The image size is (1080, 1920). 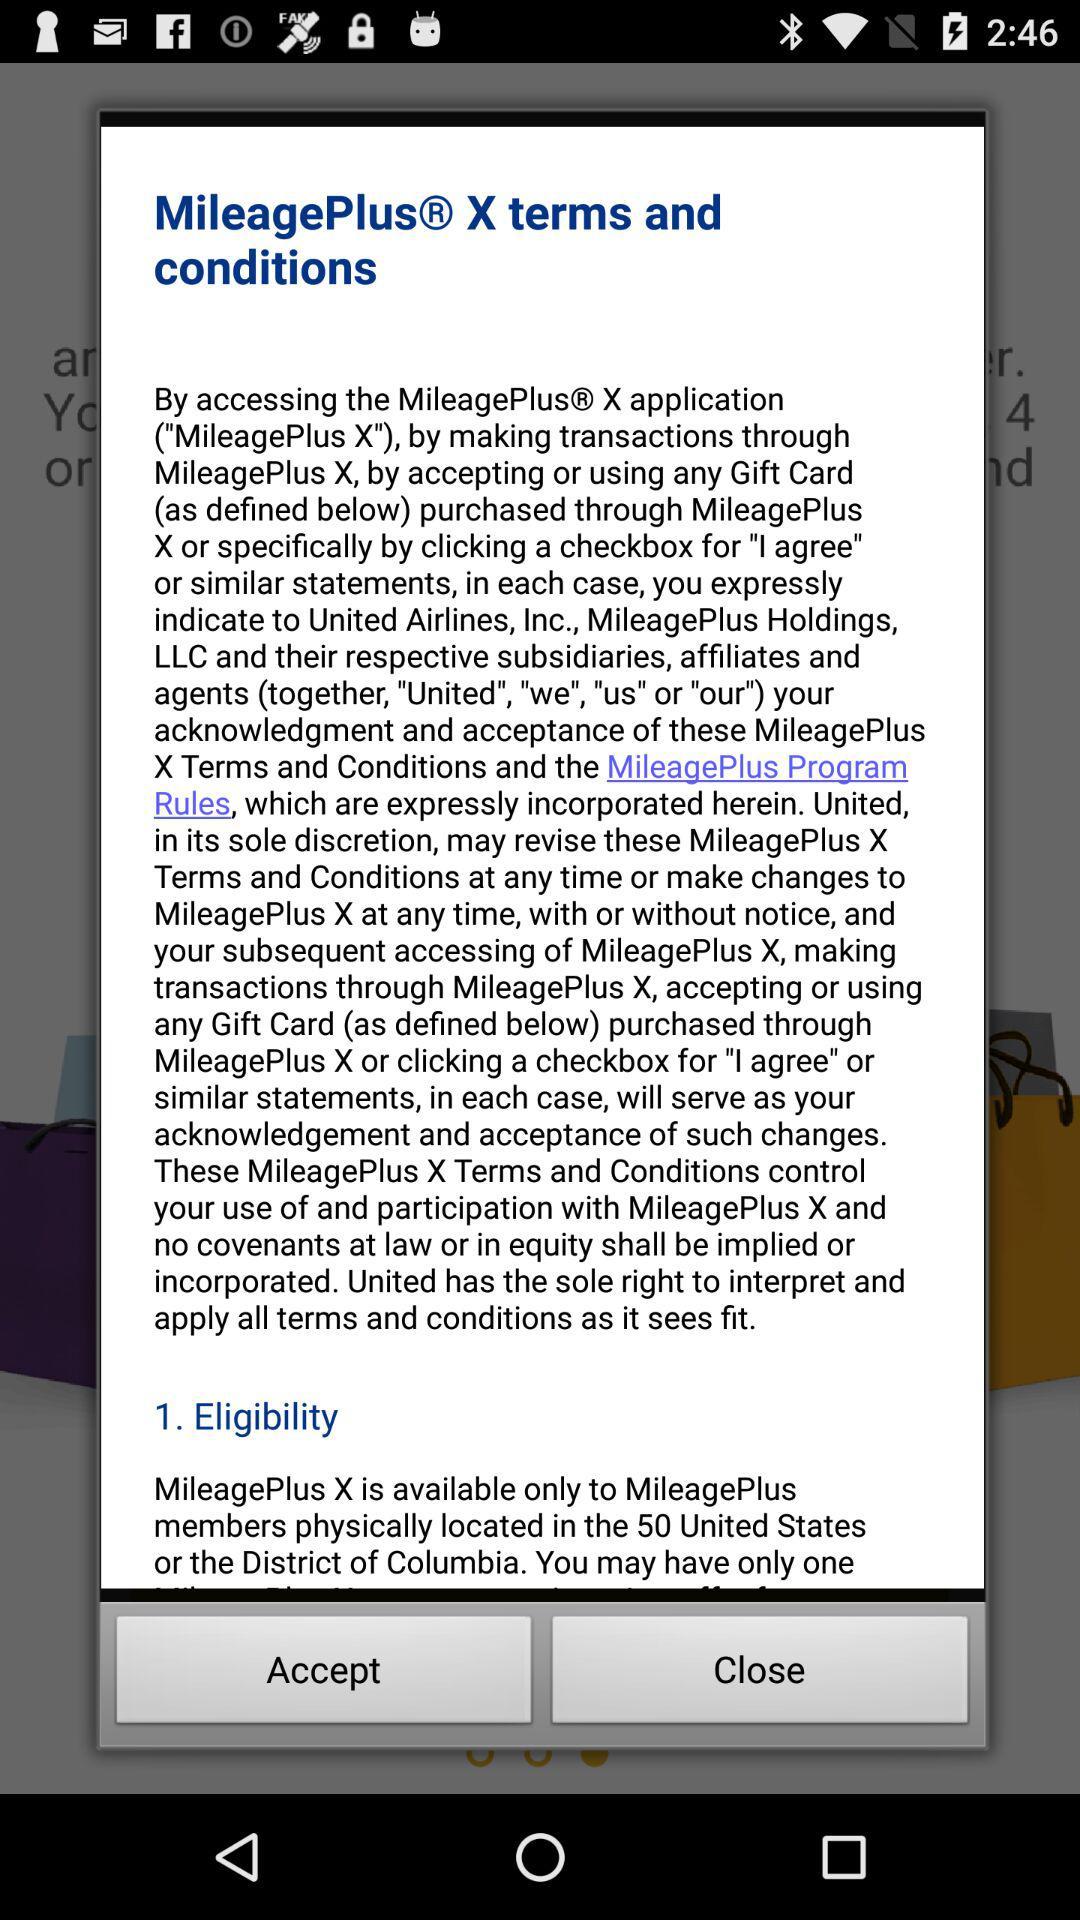 I want to click on the accept icon, so click(x=323, y=1675).